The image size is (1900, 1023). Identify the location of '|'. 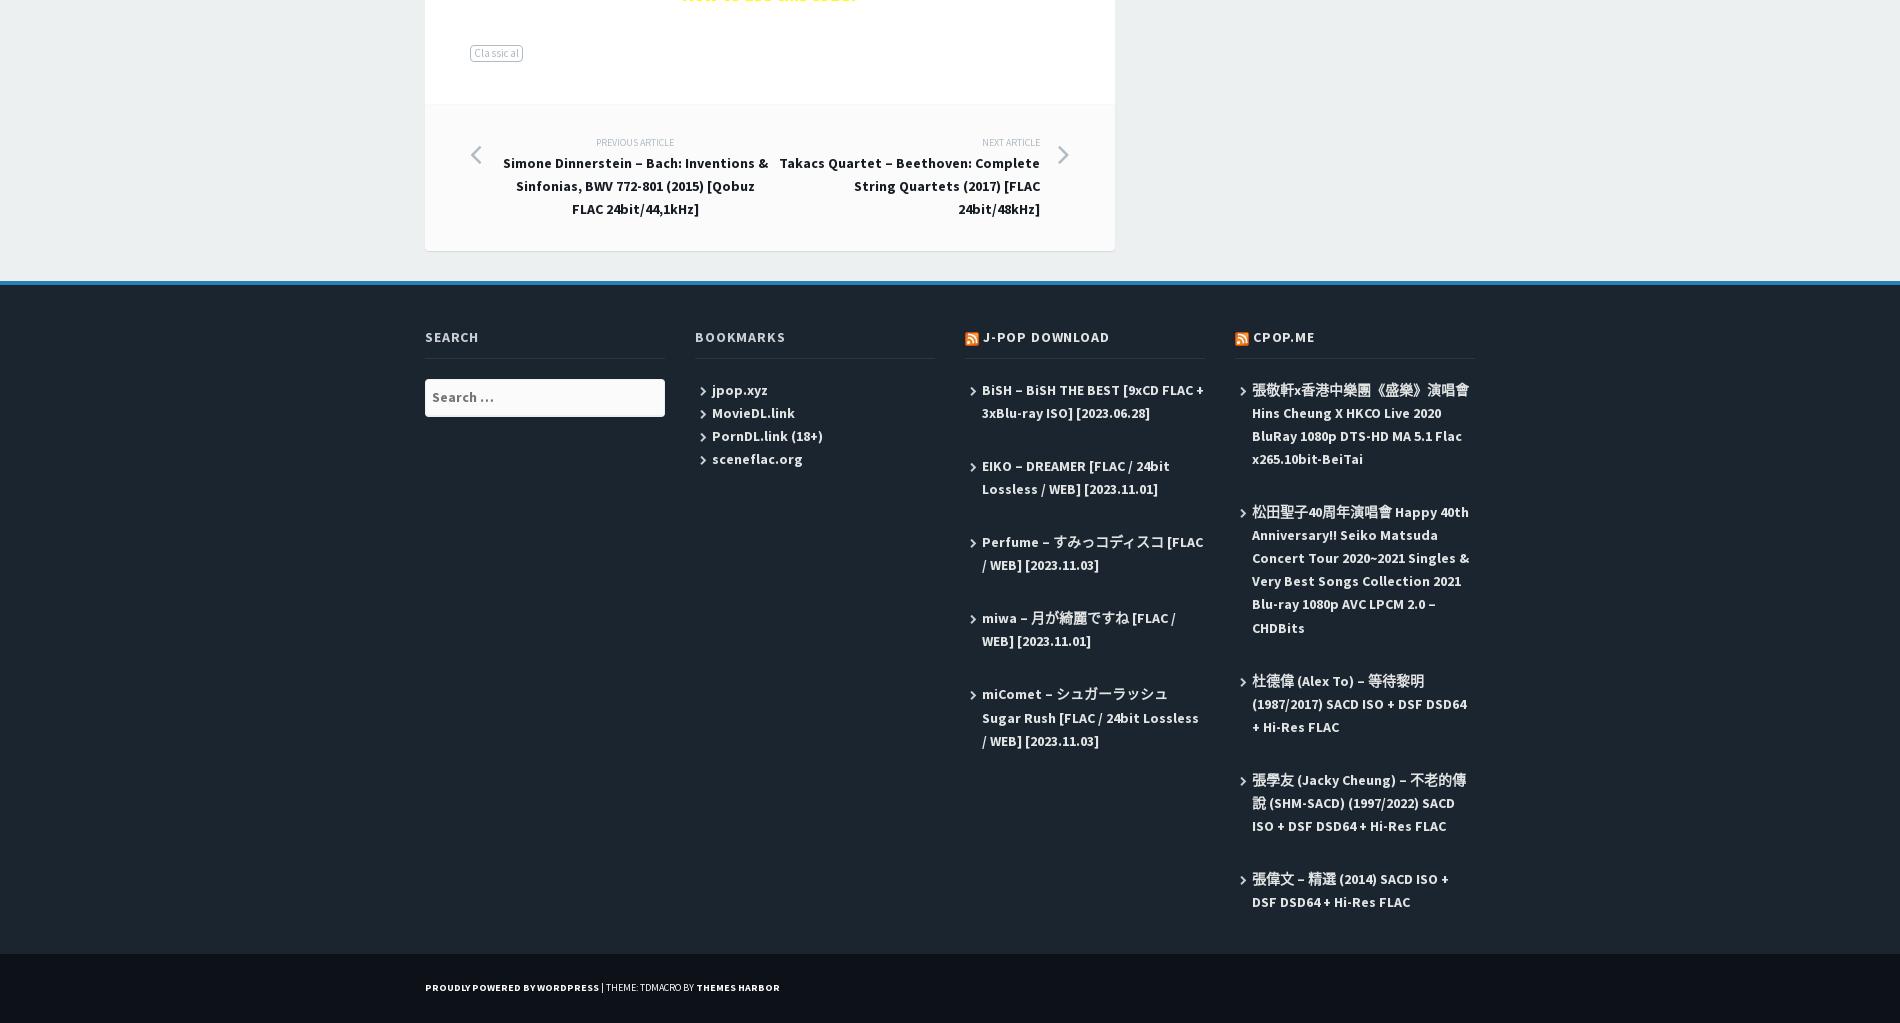
(603, 986).